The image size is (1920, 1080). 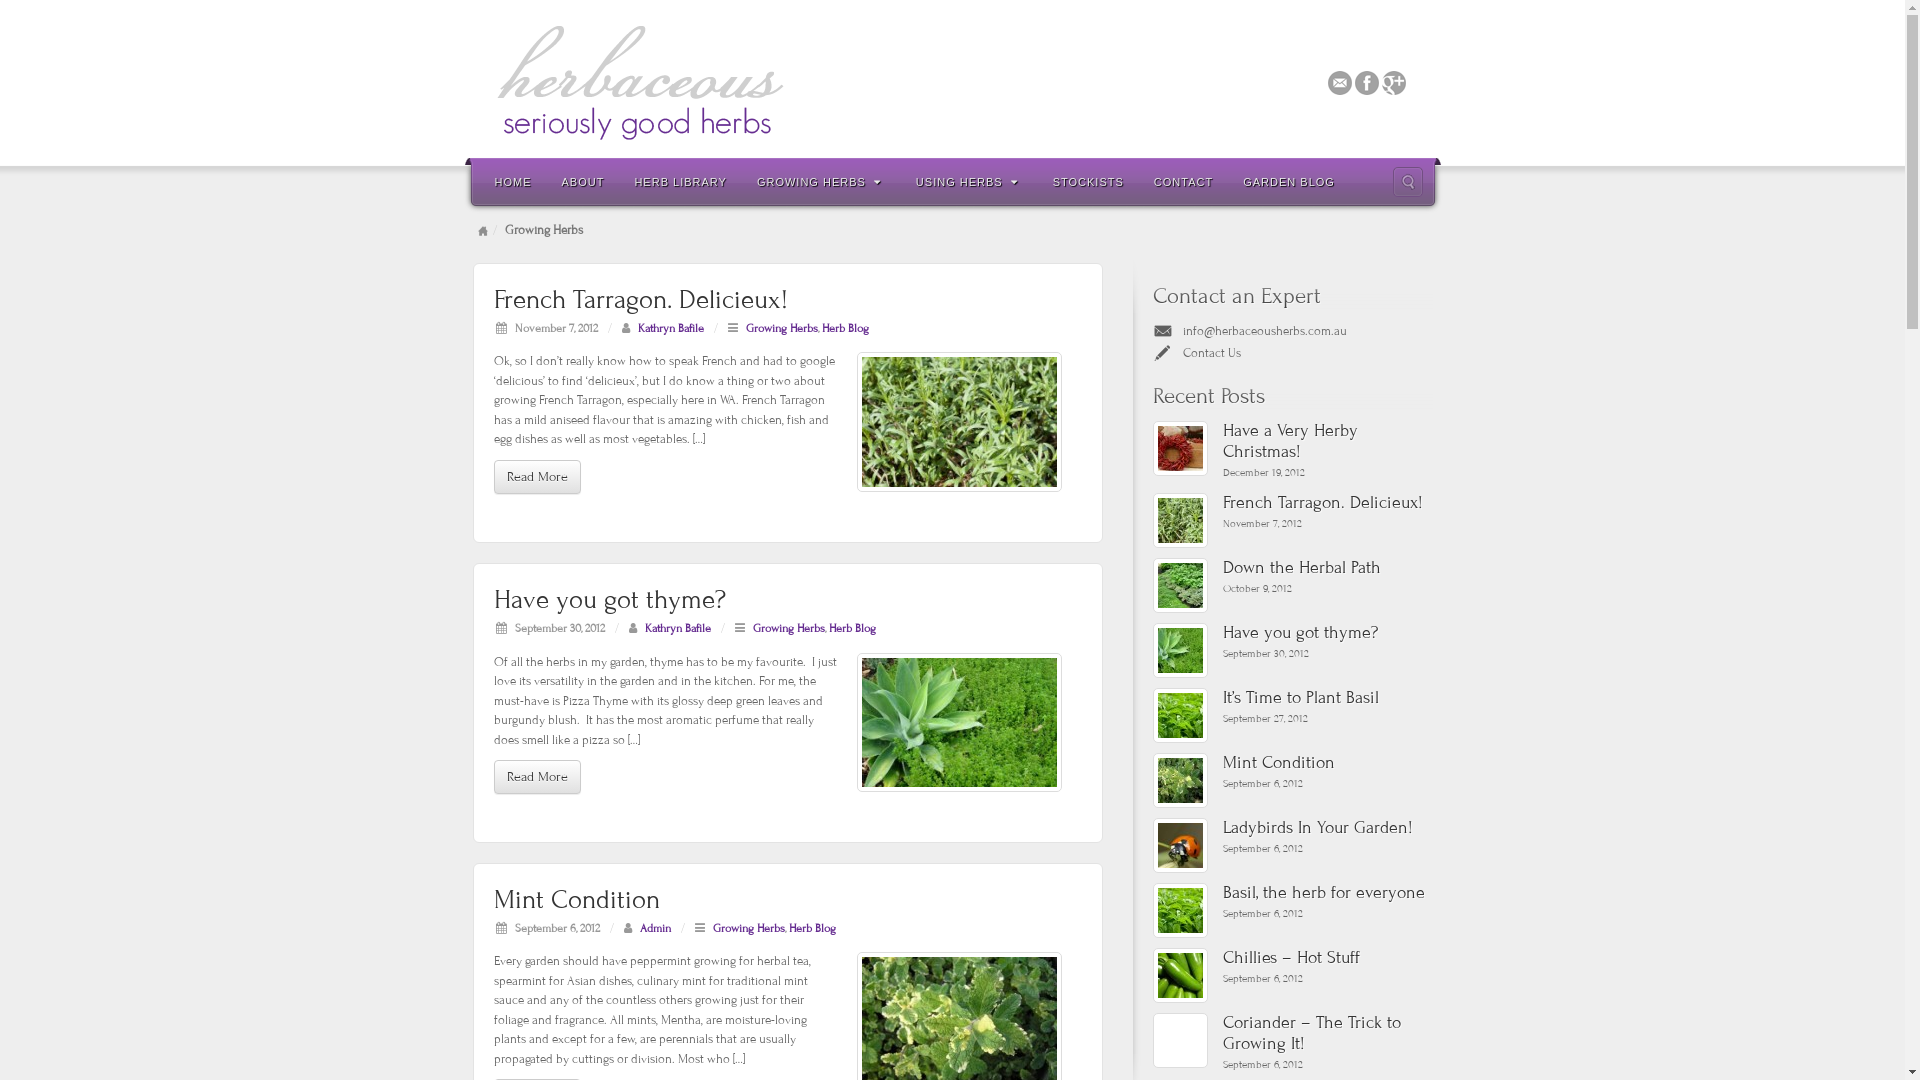 What do you see at coordinates (1326, 828) in the screenshot?
I see `'Ladybirds In Your Garden!'` at bounding box center [1326, 828].